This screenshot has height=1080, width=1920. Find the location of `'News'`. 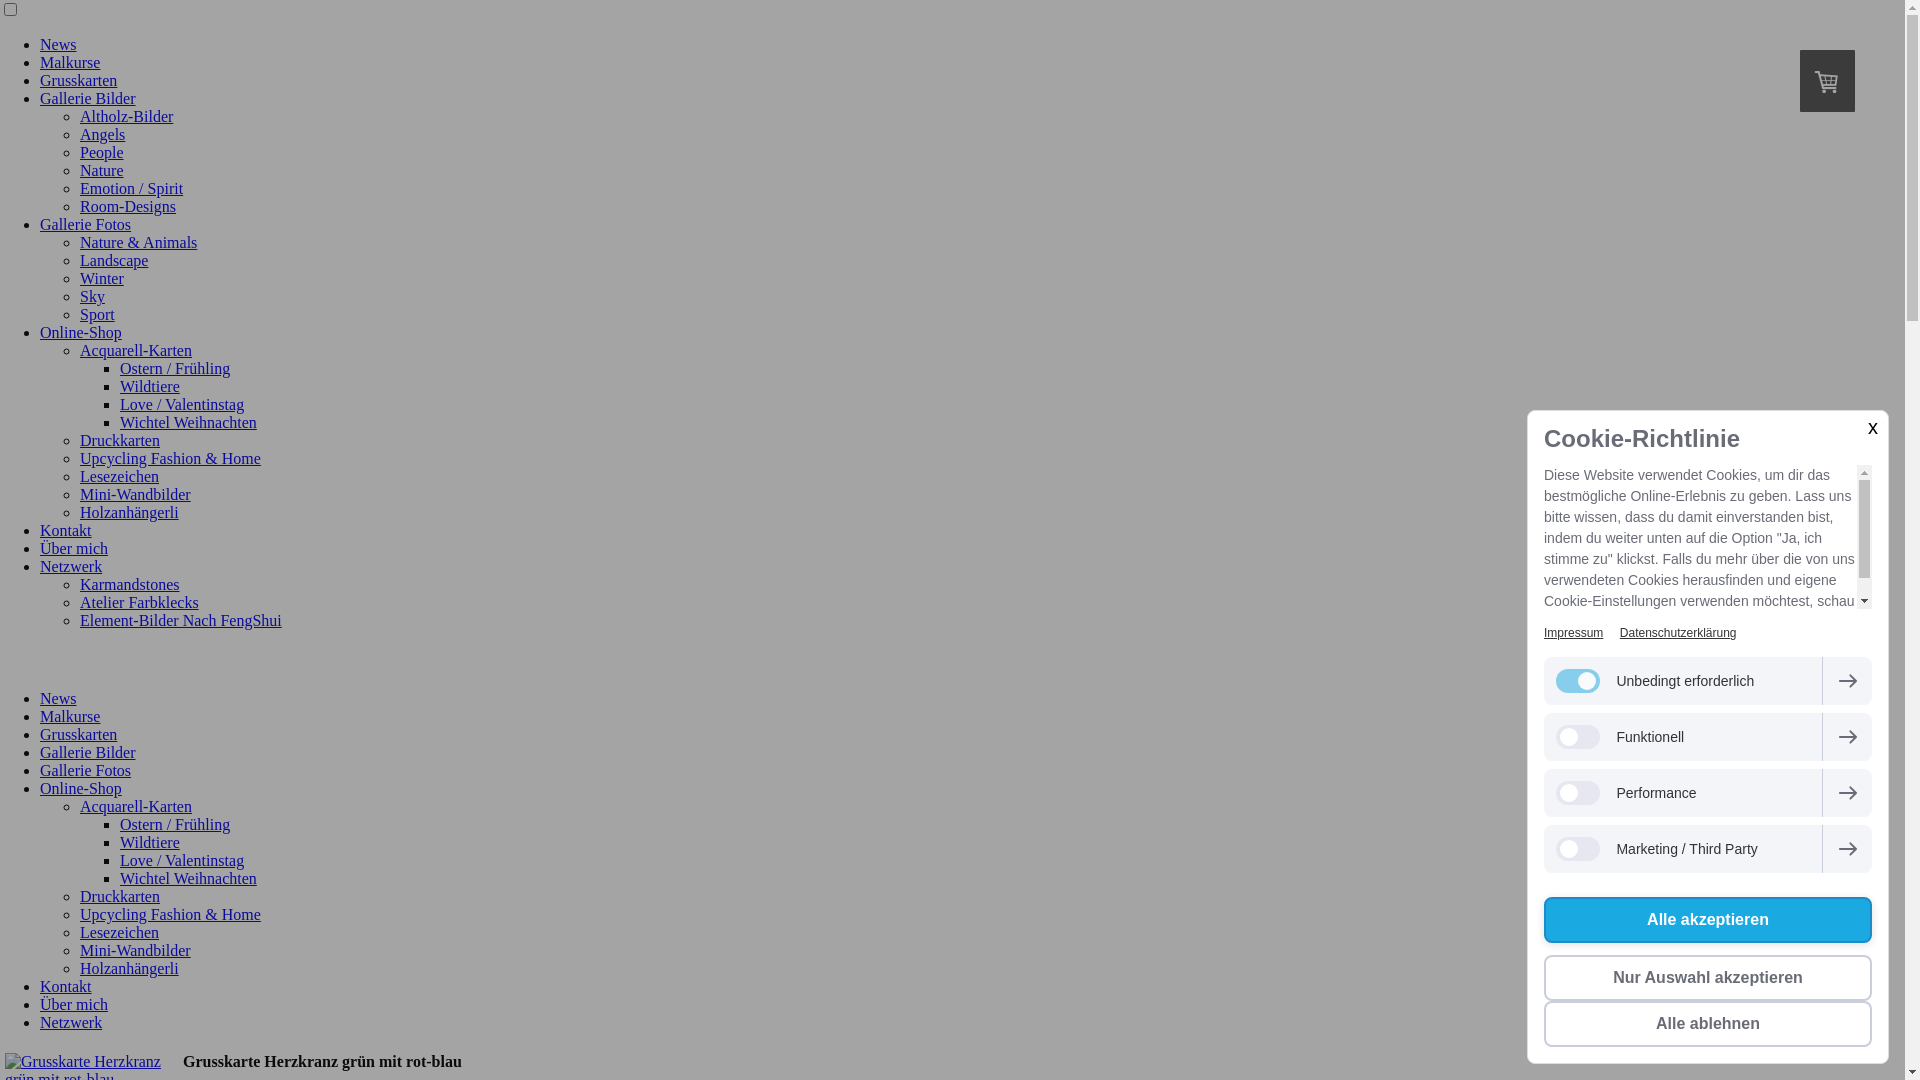

'News' is located at coordinates (57, 697).